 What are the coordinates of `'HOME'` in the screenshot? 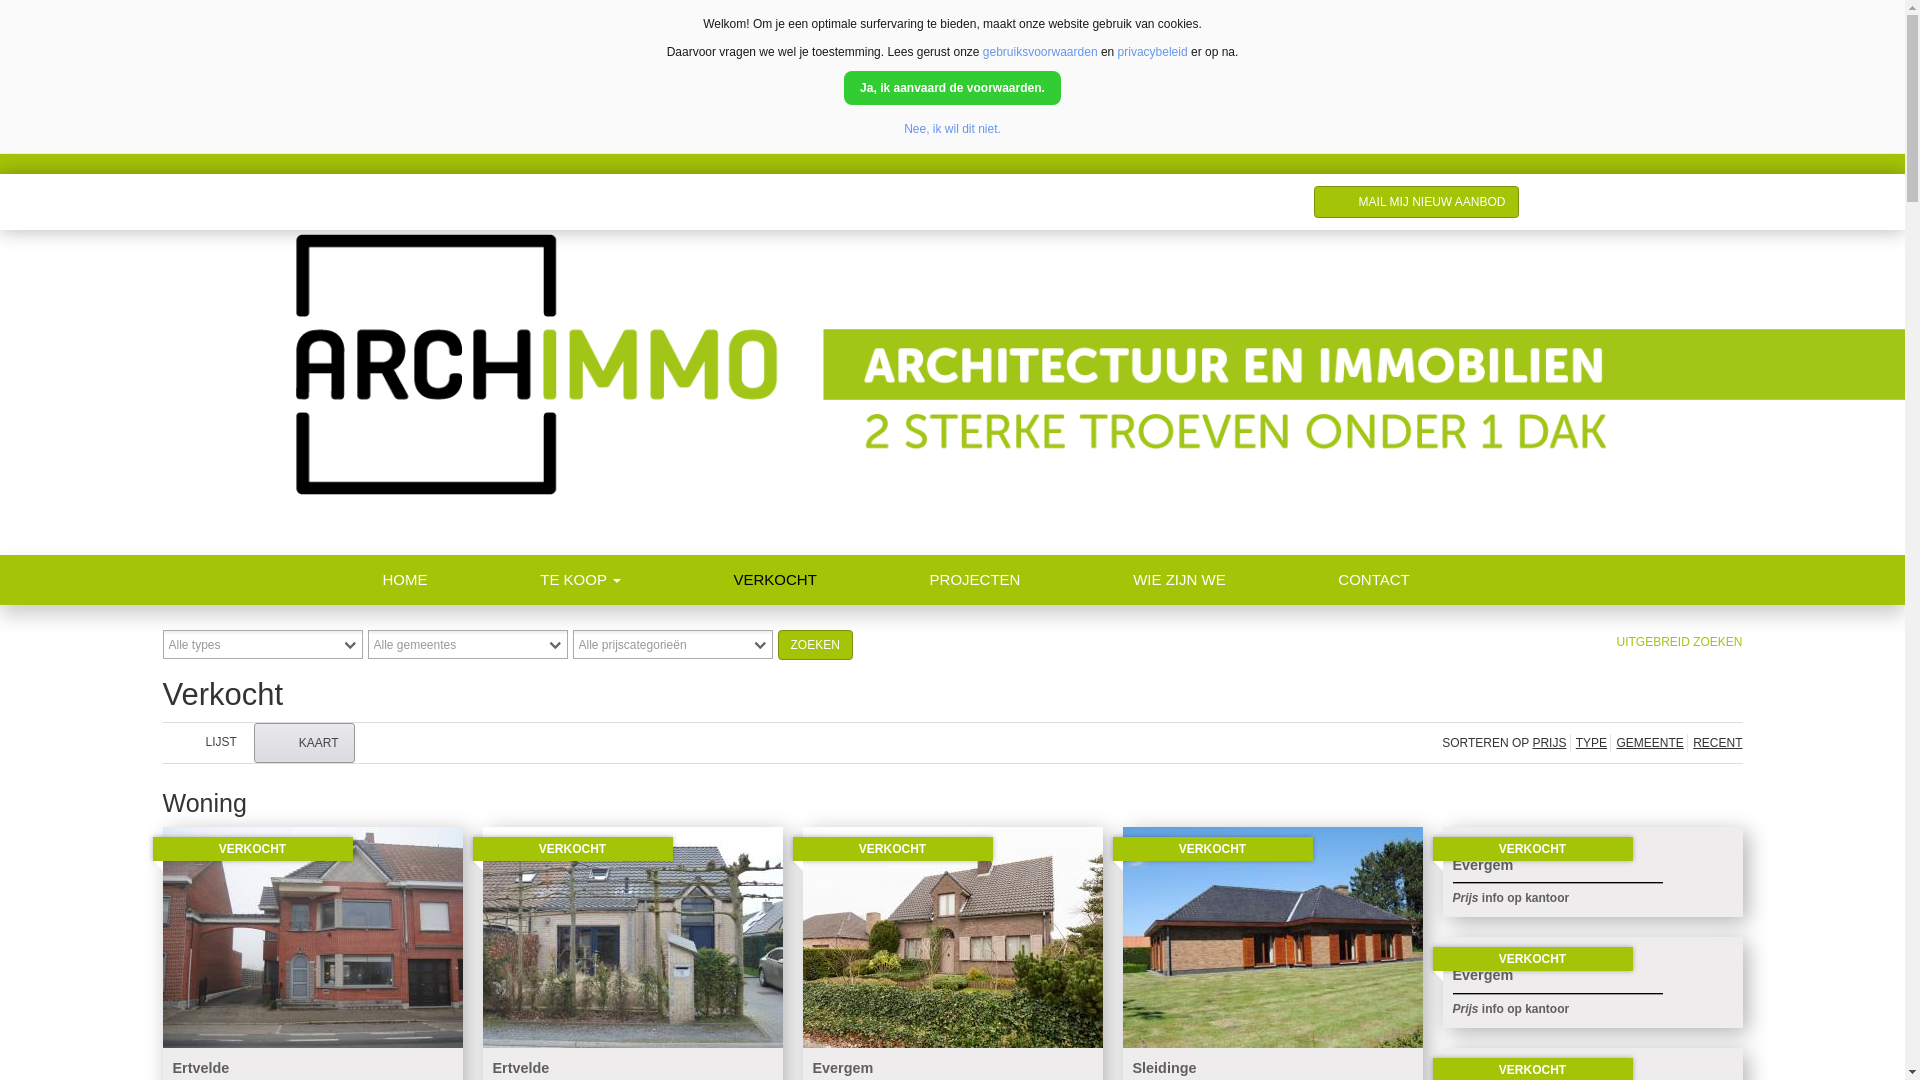 It's located at (459, 579).